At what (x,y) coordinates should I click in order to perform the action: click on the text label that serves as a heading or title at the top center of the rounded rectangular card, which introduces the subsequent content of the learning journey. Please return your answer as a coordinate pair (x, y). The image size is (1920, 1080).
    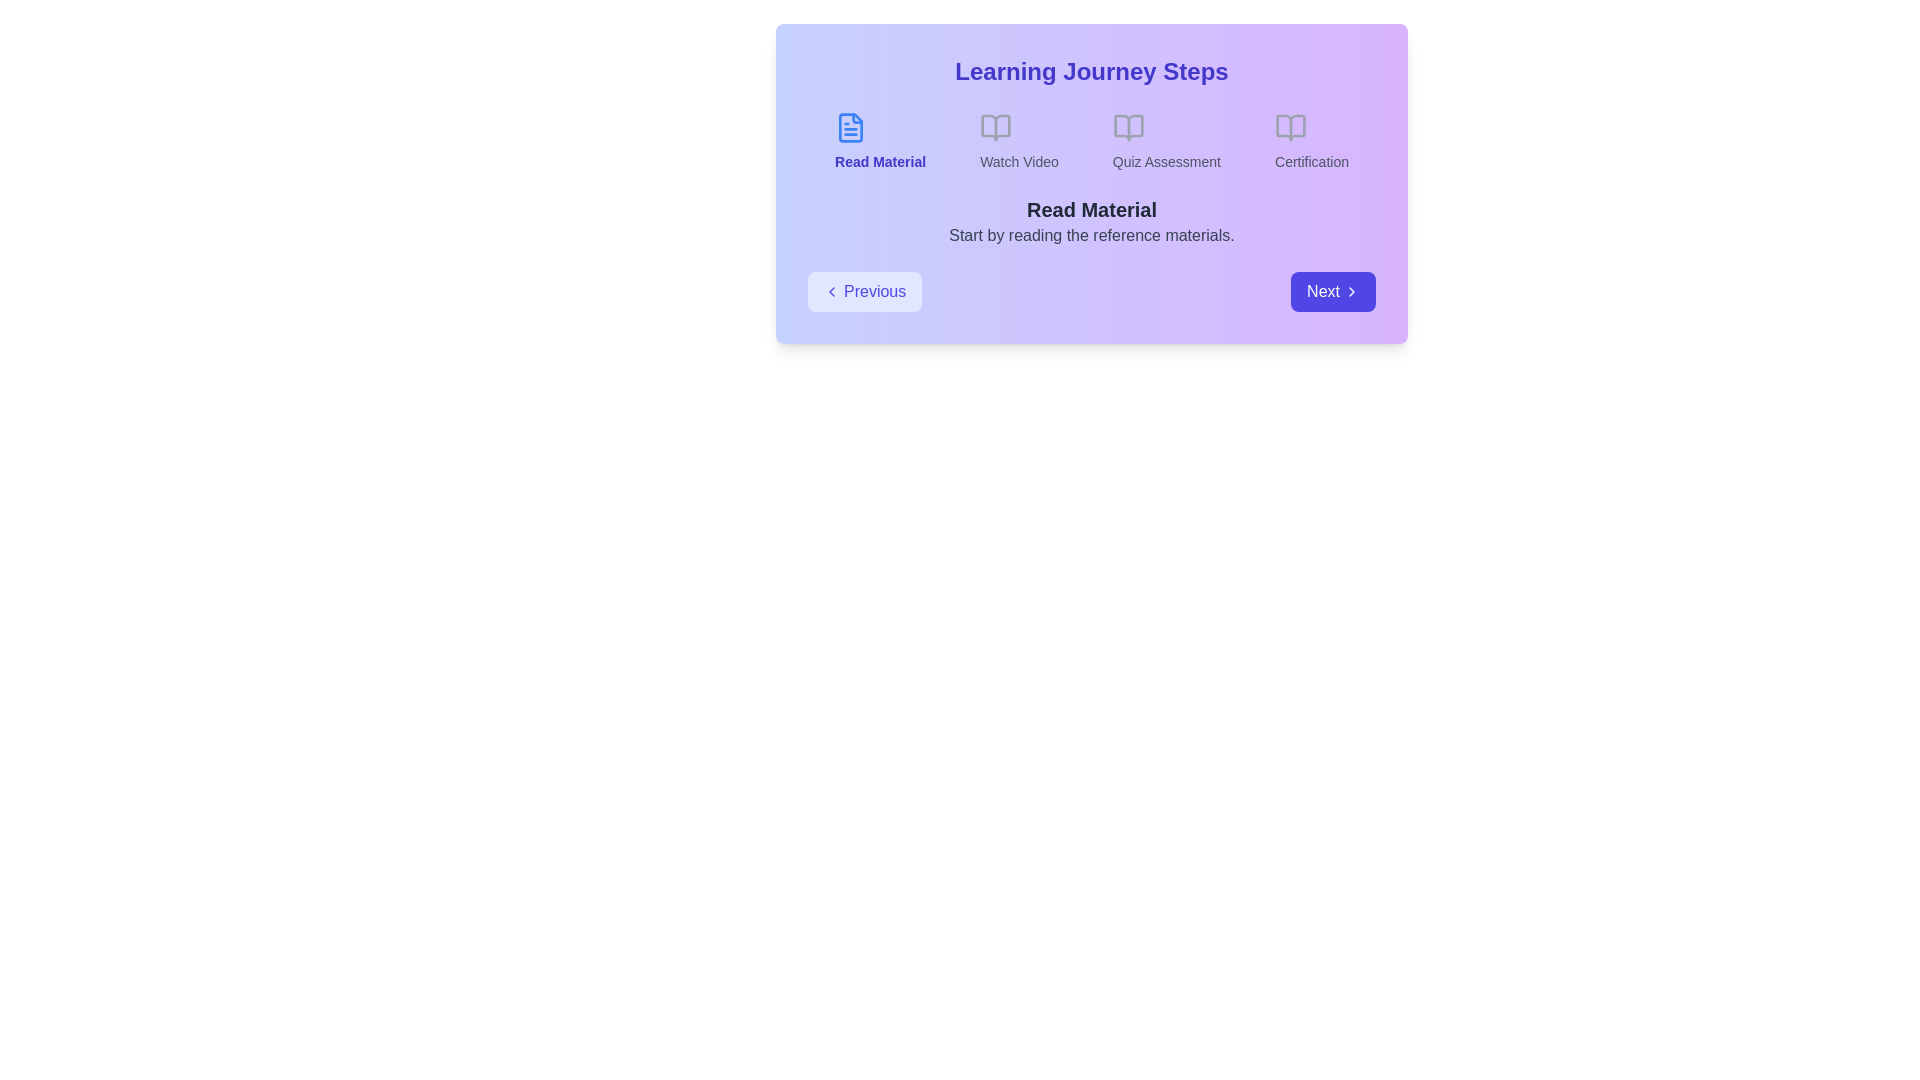
    Looking at the image, I should click on (1090, 71).